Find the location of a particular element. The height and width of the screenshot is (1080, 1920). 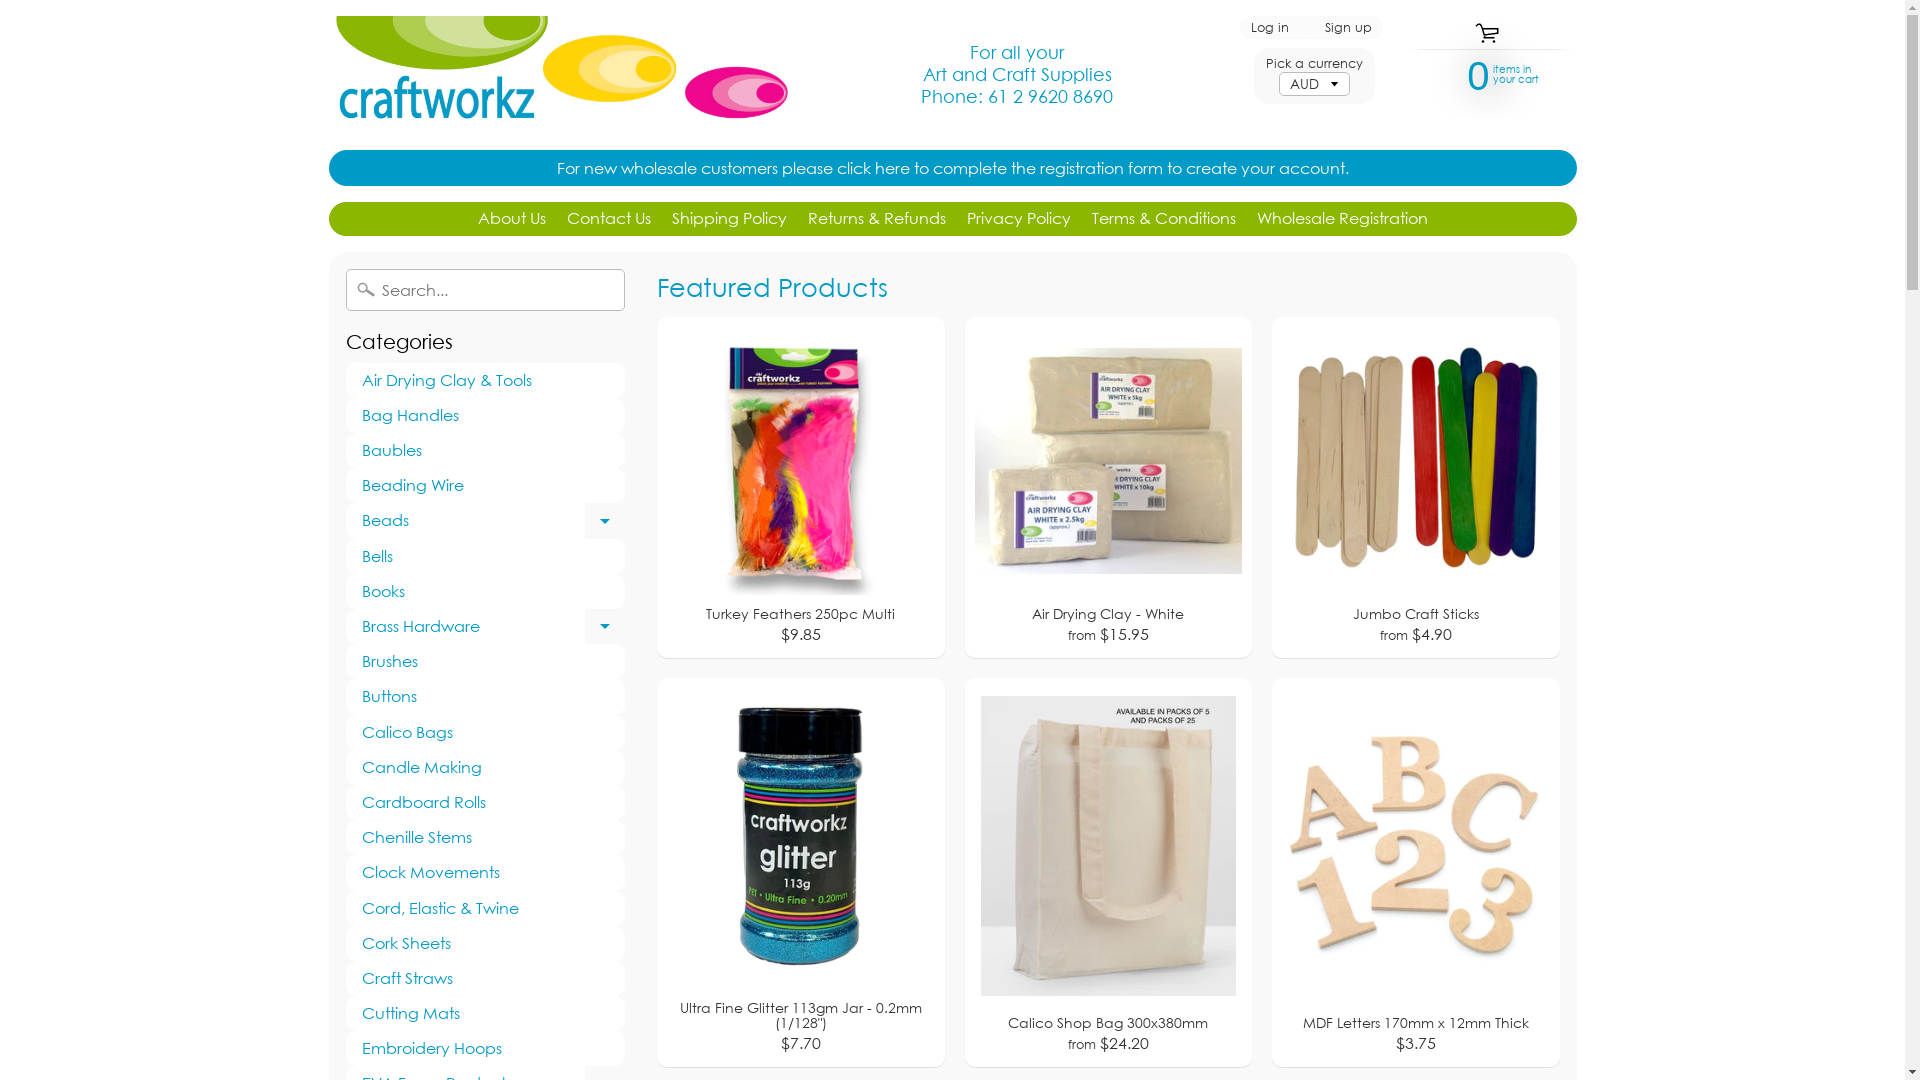

'Cutting Mats' is located at coordinates (485, 1013).